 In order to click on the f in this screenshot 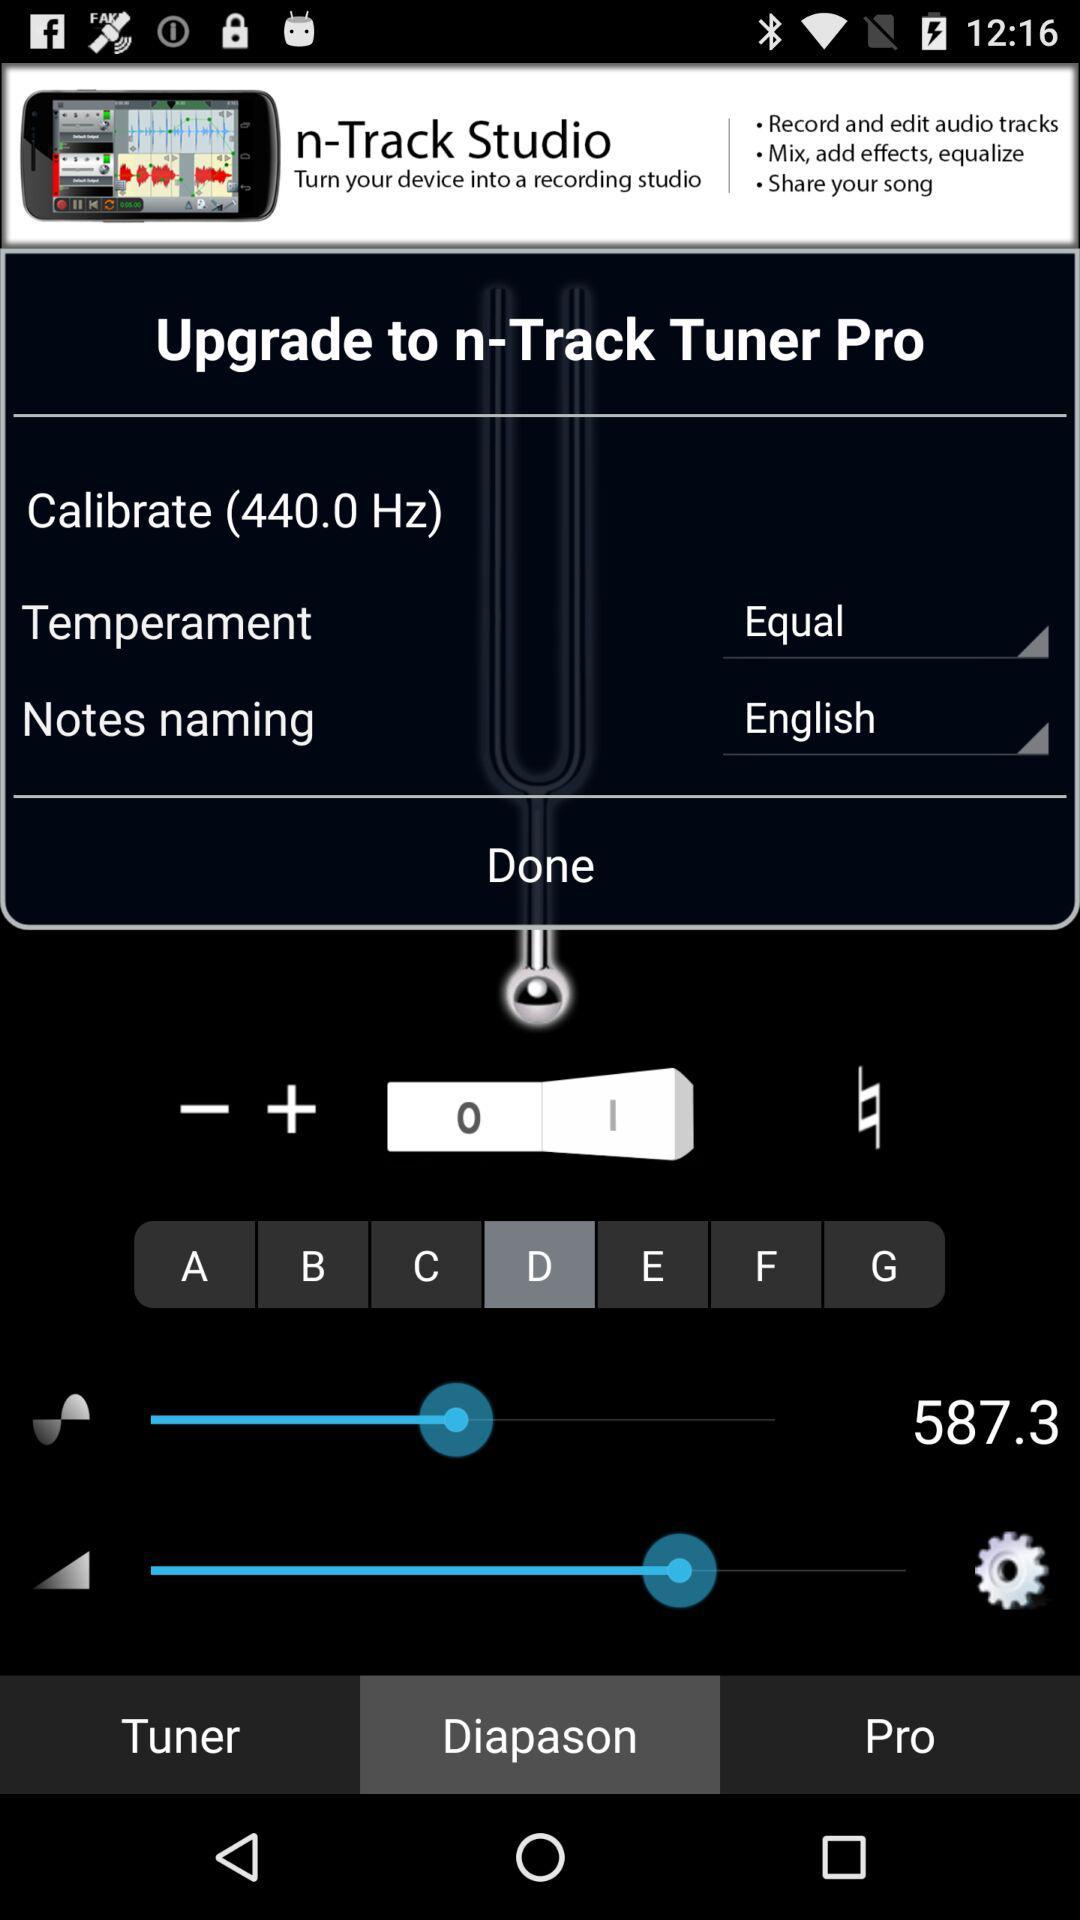, I will do `click(765, 1263)`.